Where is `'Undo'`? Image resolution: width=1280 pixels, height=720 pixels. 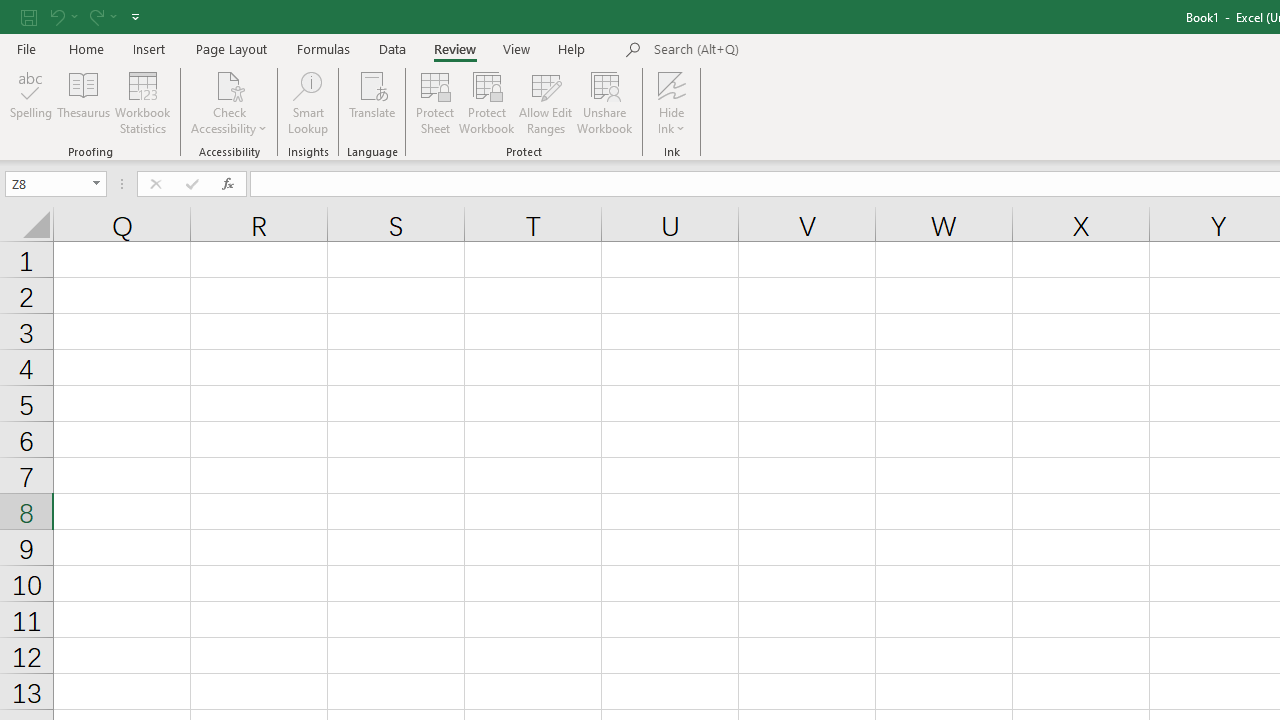 'Undo' is located at coordinates (62, 16).